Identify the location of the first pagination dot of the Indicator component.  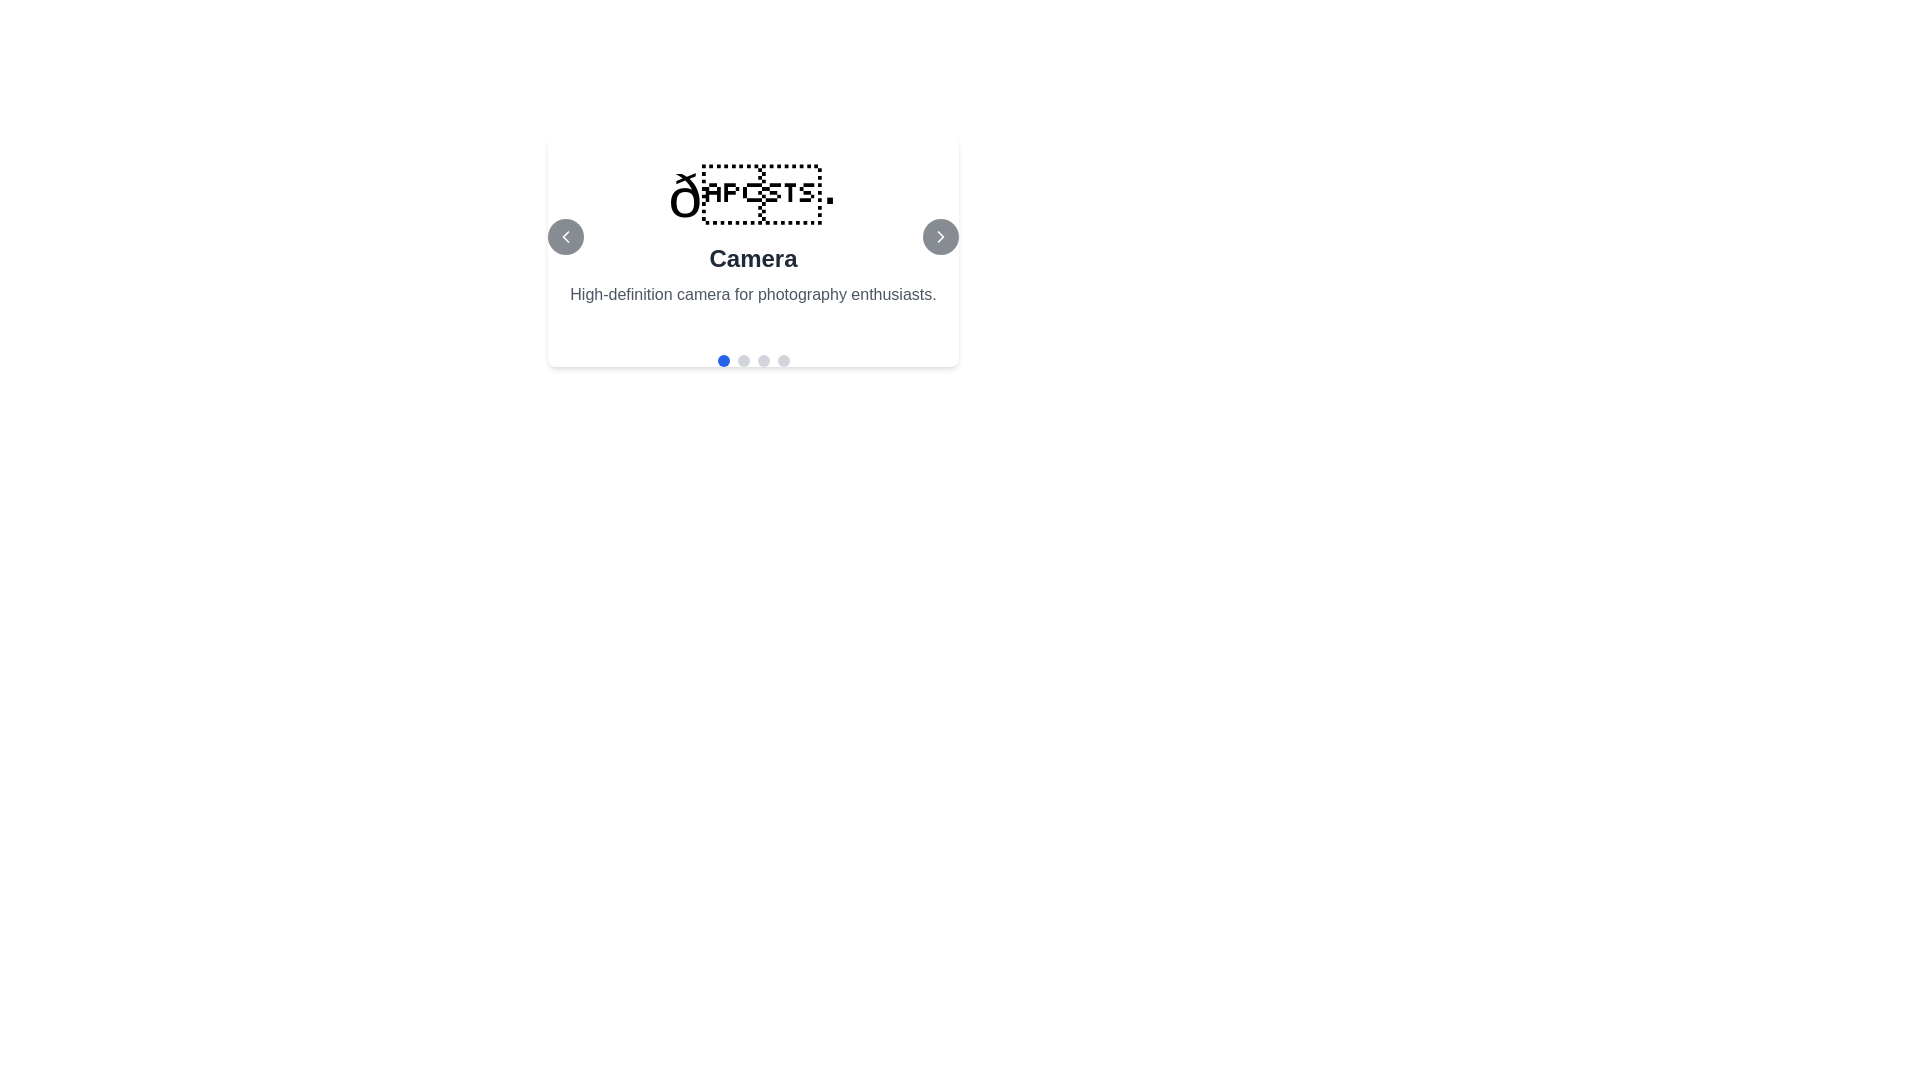
(752, 361).